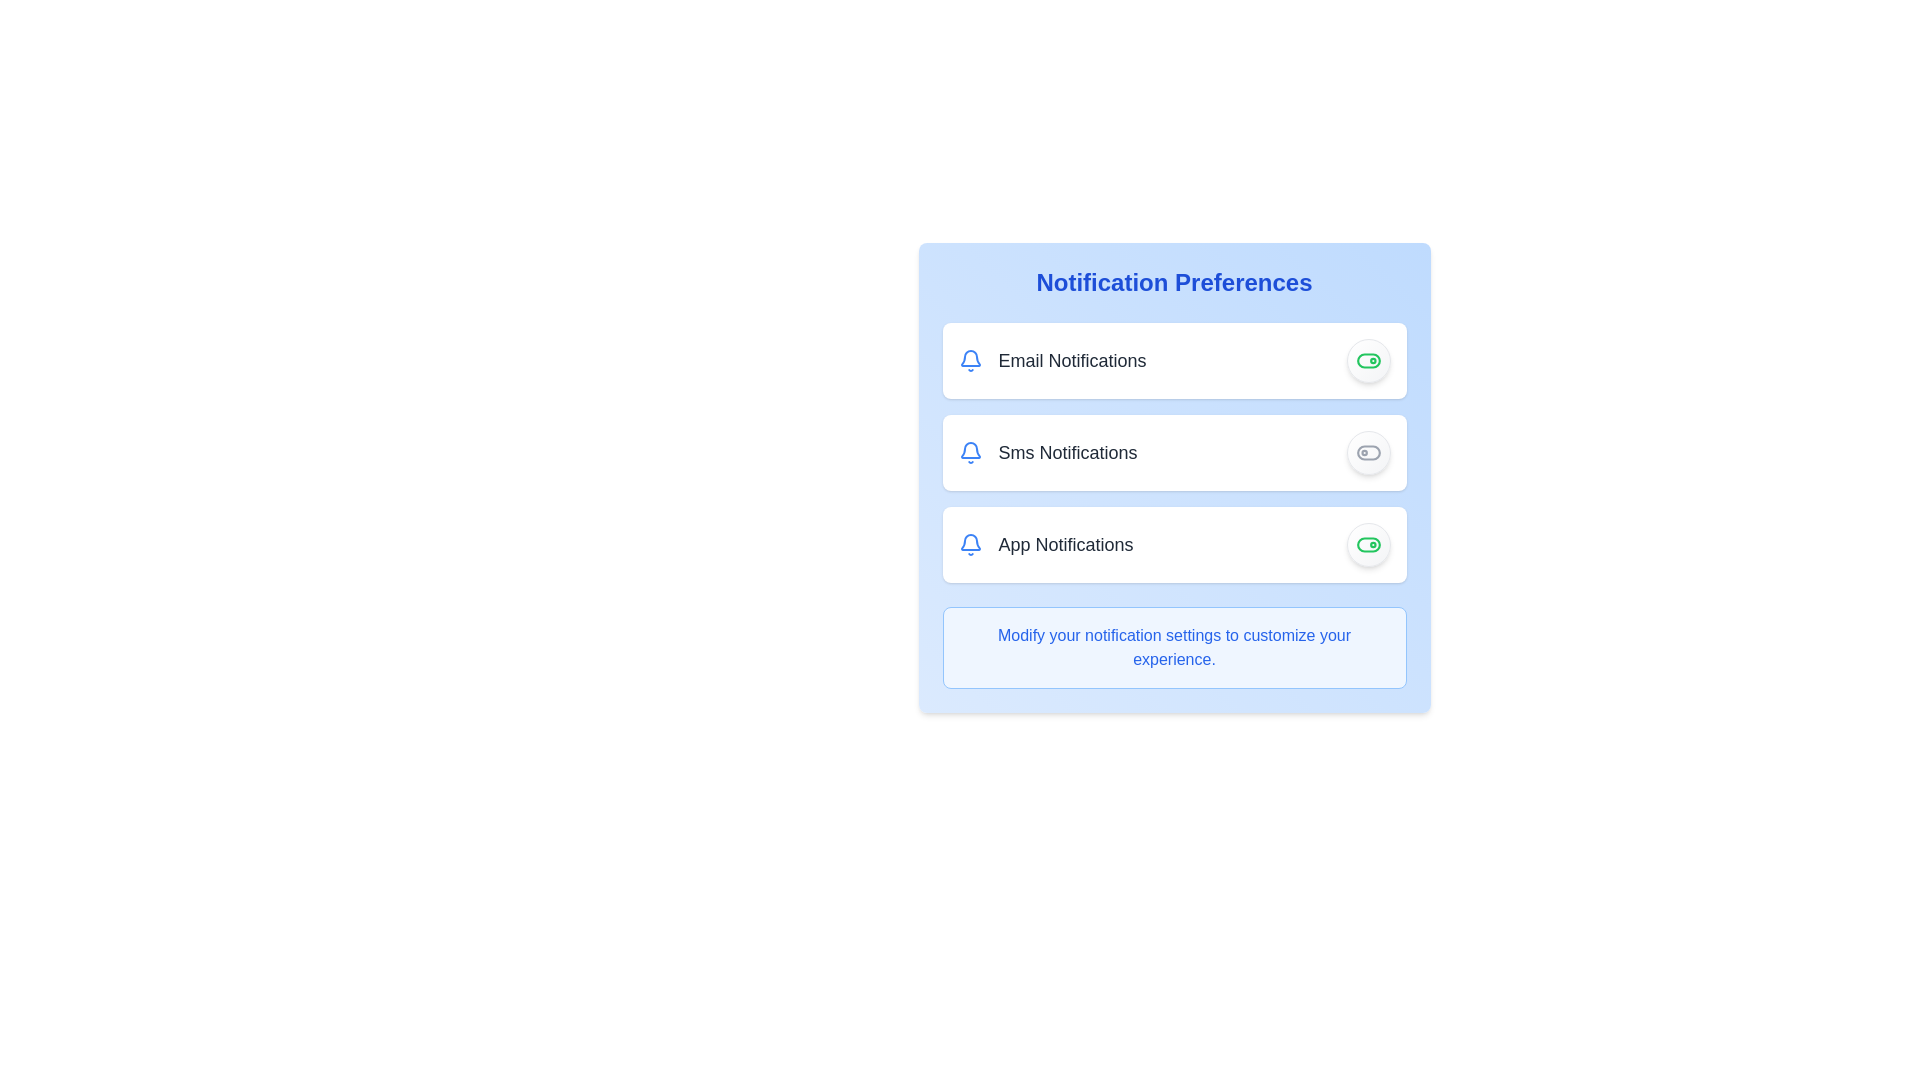 Image resolution: width=1920 pixels, height=1080 pixels. I want to click on the Toggle switch list item for SMS notifications, so click(1174, 478).